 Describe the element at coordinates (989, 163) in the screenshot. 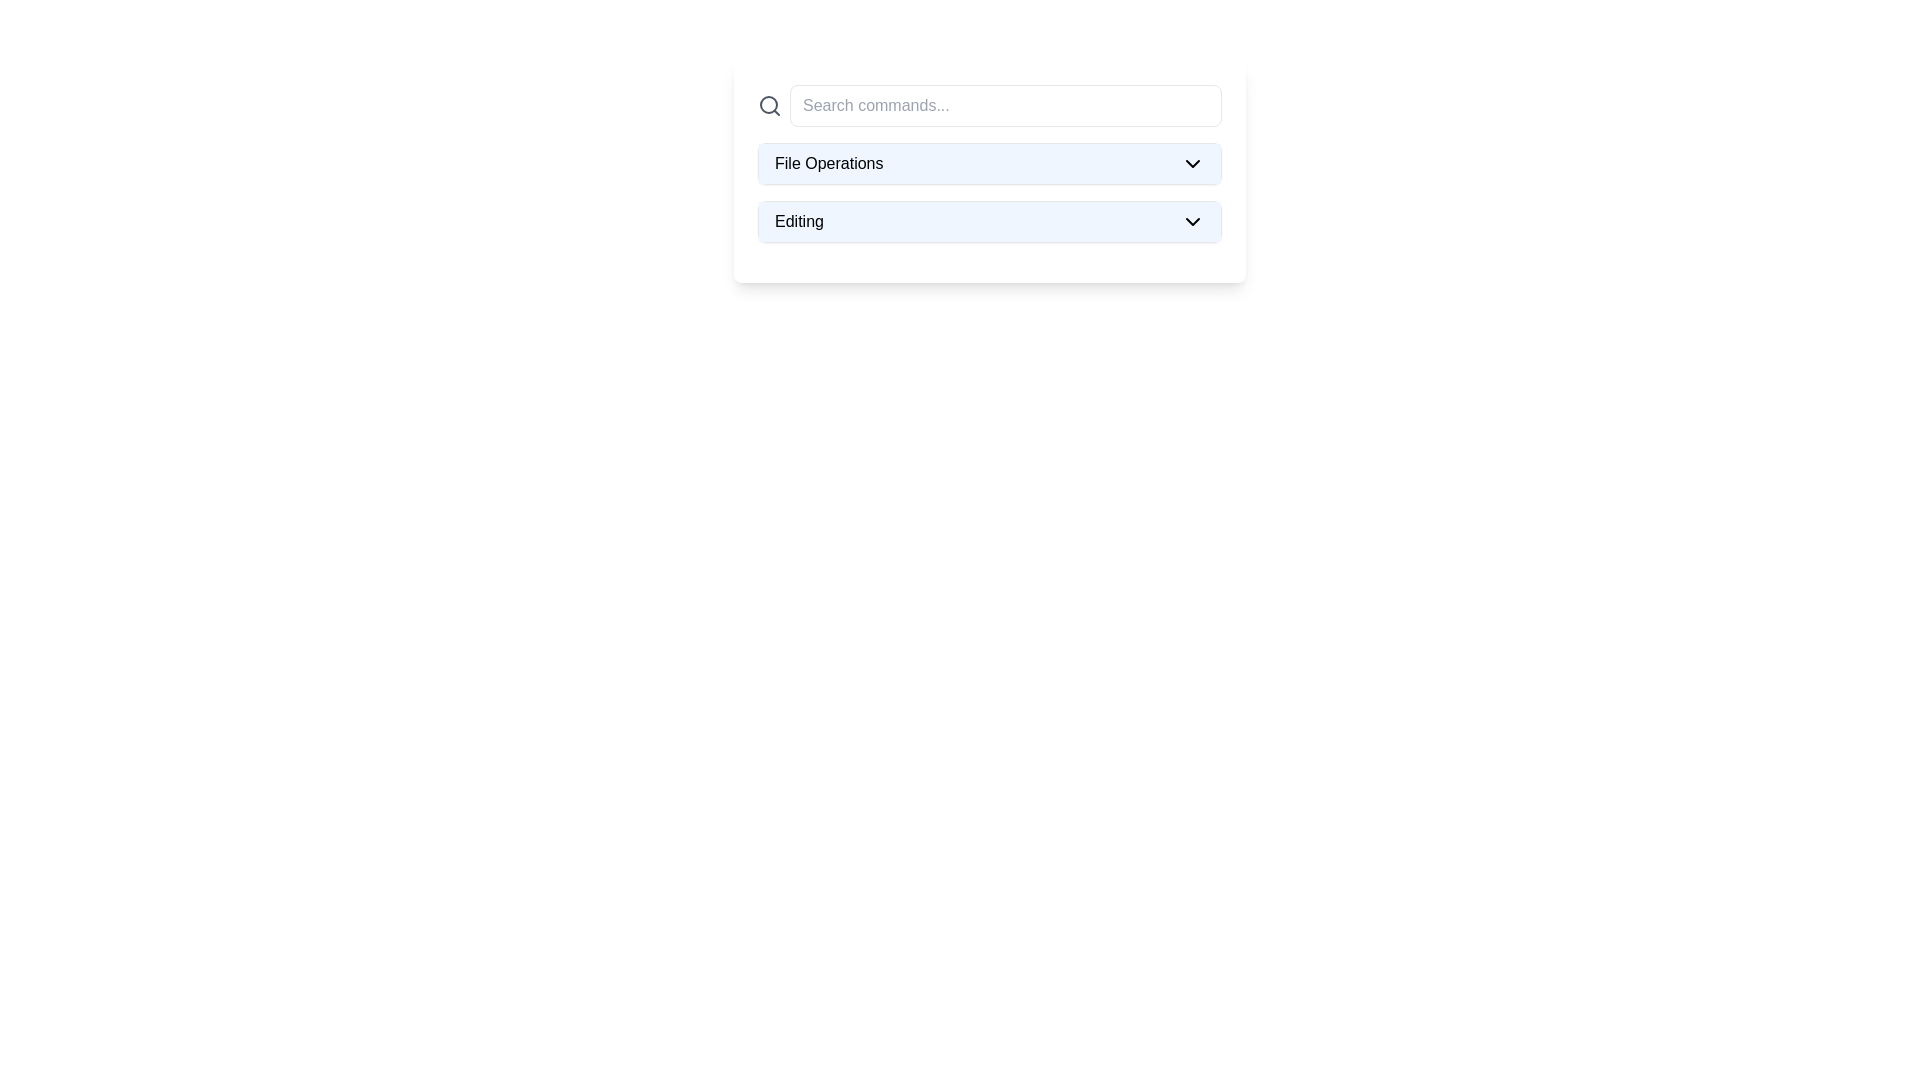

I see `the 'File Operations' dropdown menu item with a light blue background` at that location.